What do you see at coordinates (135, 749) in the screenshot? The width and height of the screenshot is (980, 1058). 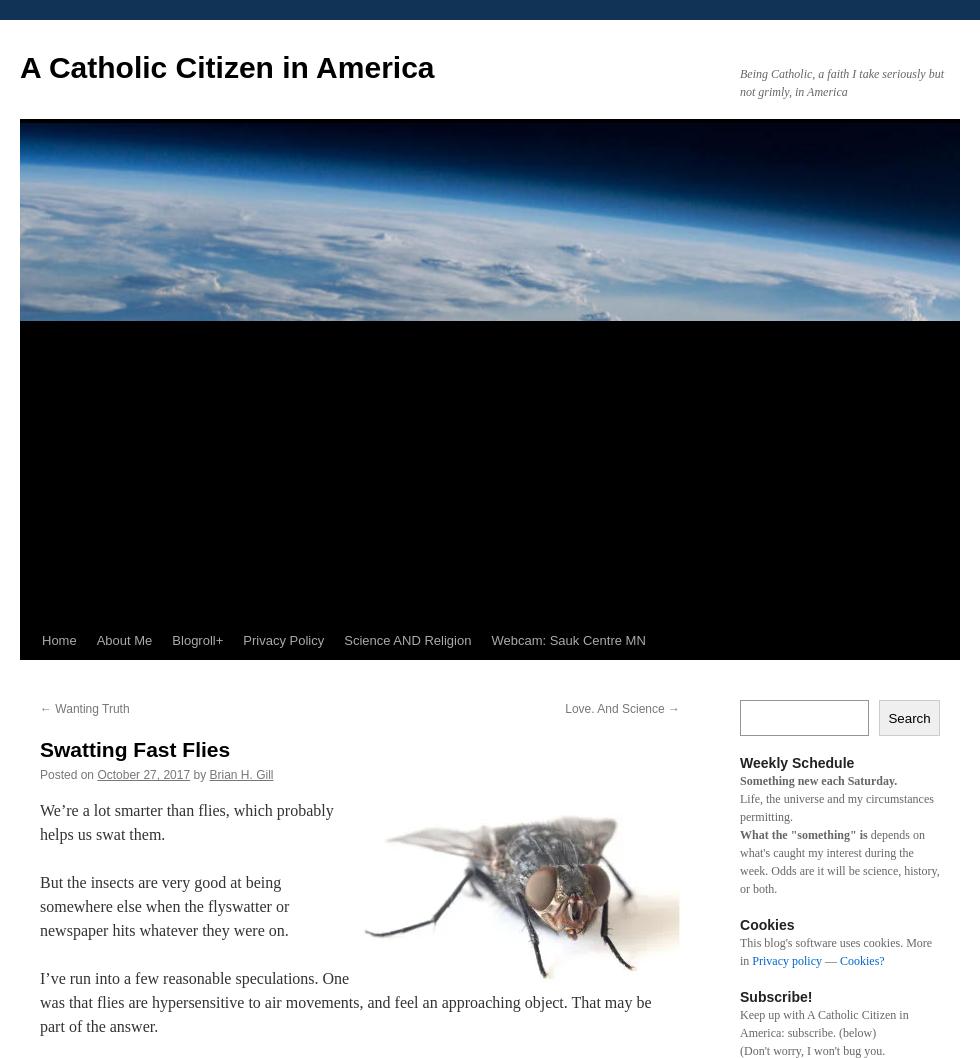 I see `'Swatting Fast Flies'` at bounding box center [135, 749].